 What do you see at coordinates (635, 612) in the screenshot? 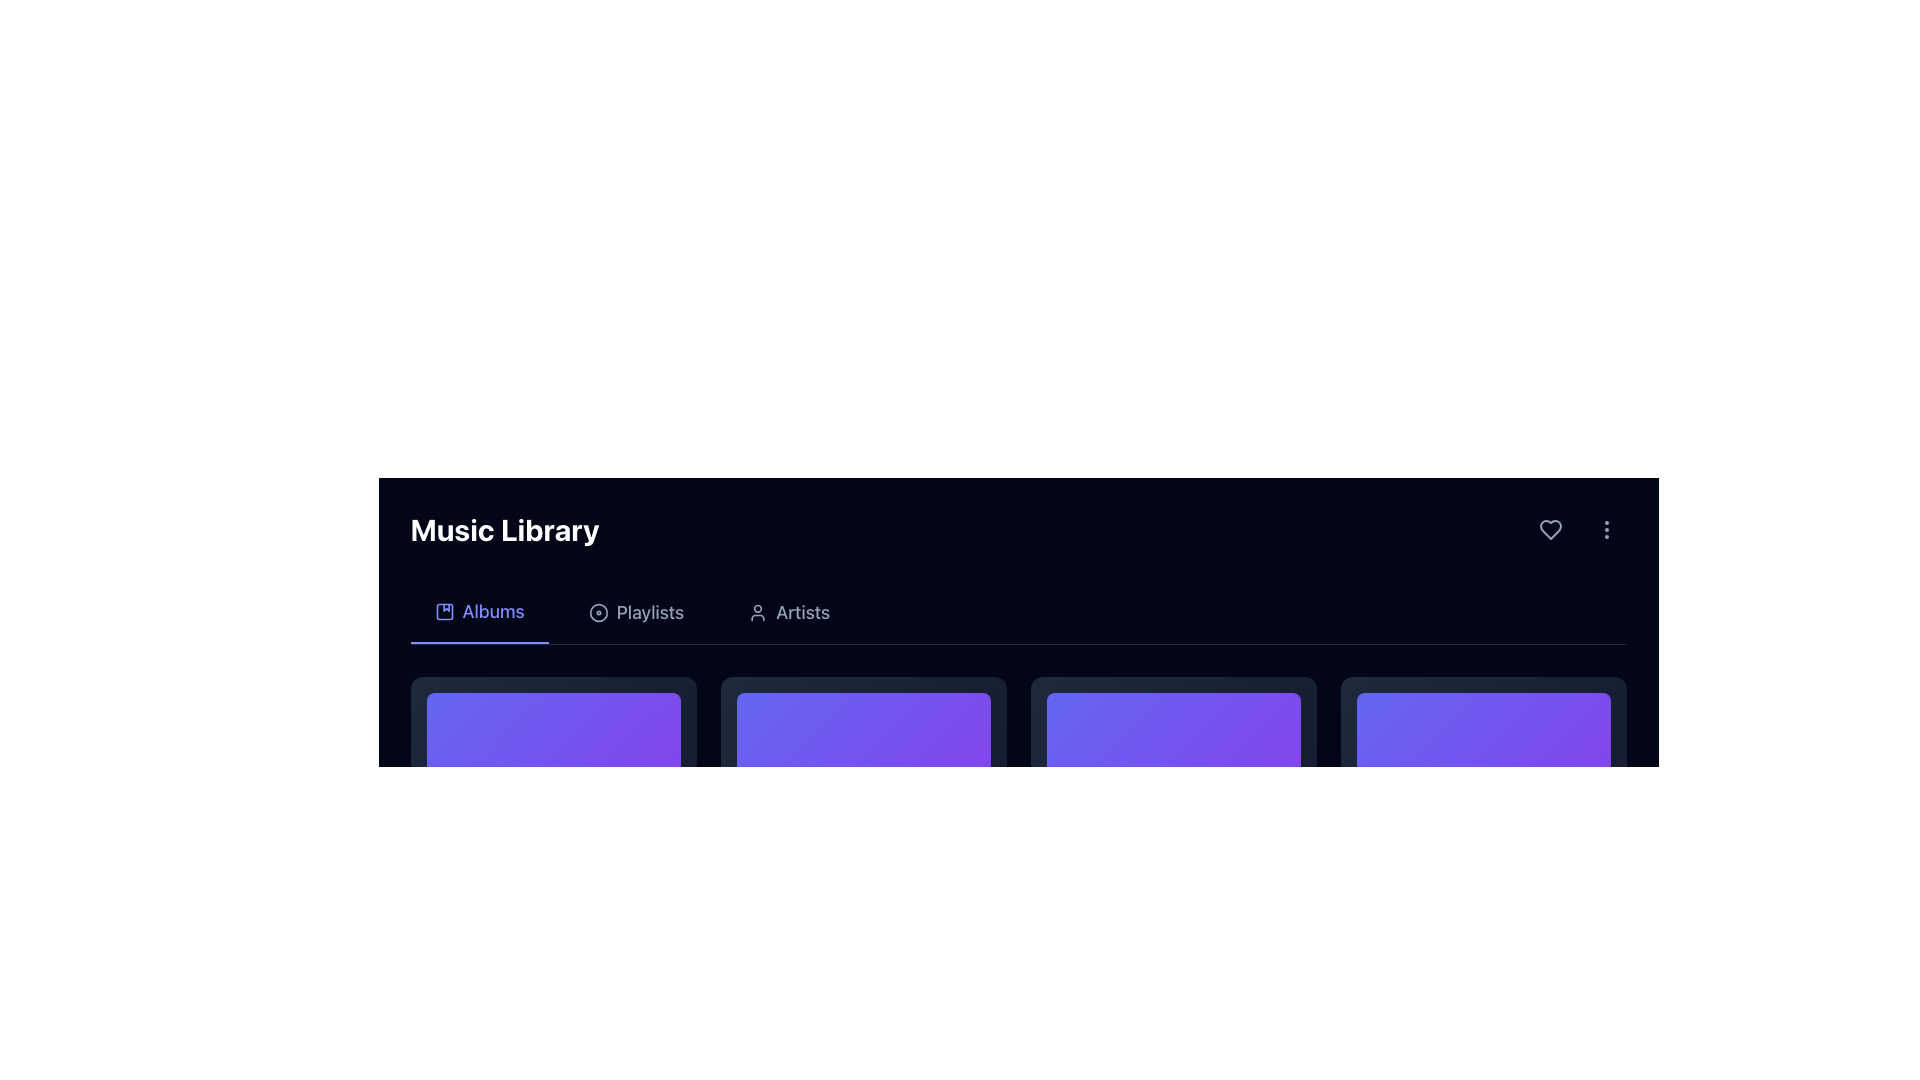
I see `the Navigation link that allows the user to navigate to the Playlists section of the application, which is the second clickable option from the left in the horizontal navigation bar` at bounding box center [635, 612].